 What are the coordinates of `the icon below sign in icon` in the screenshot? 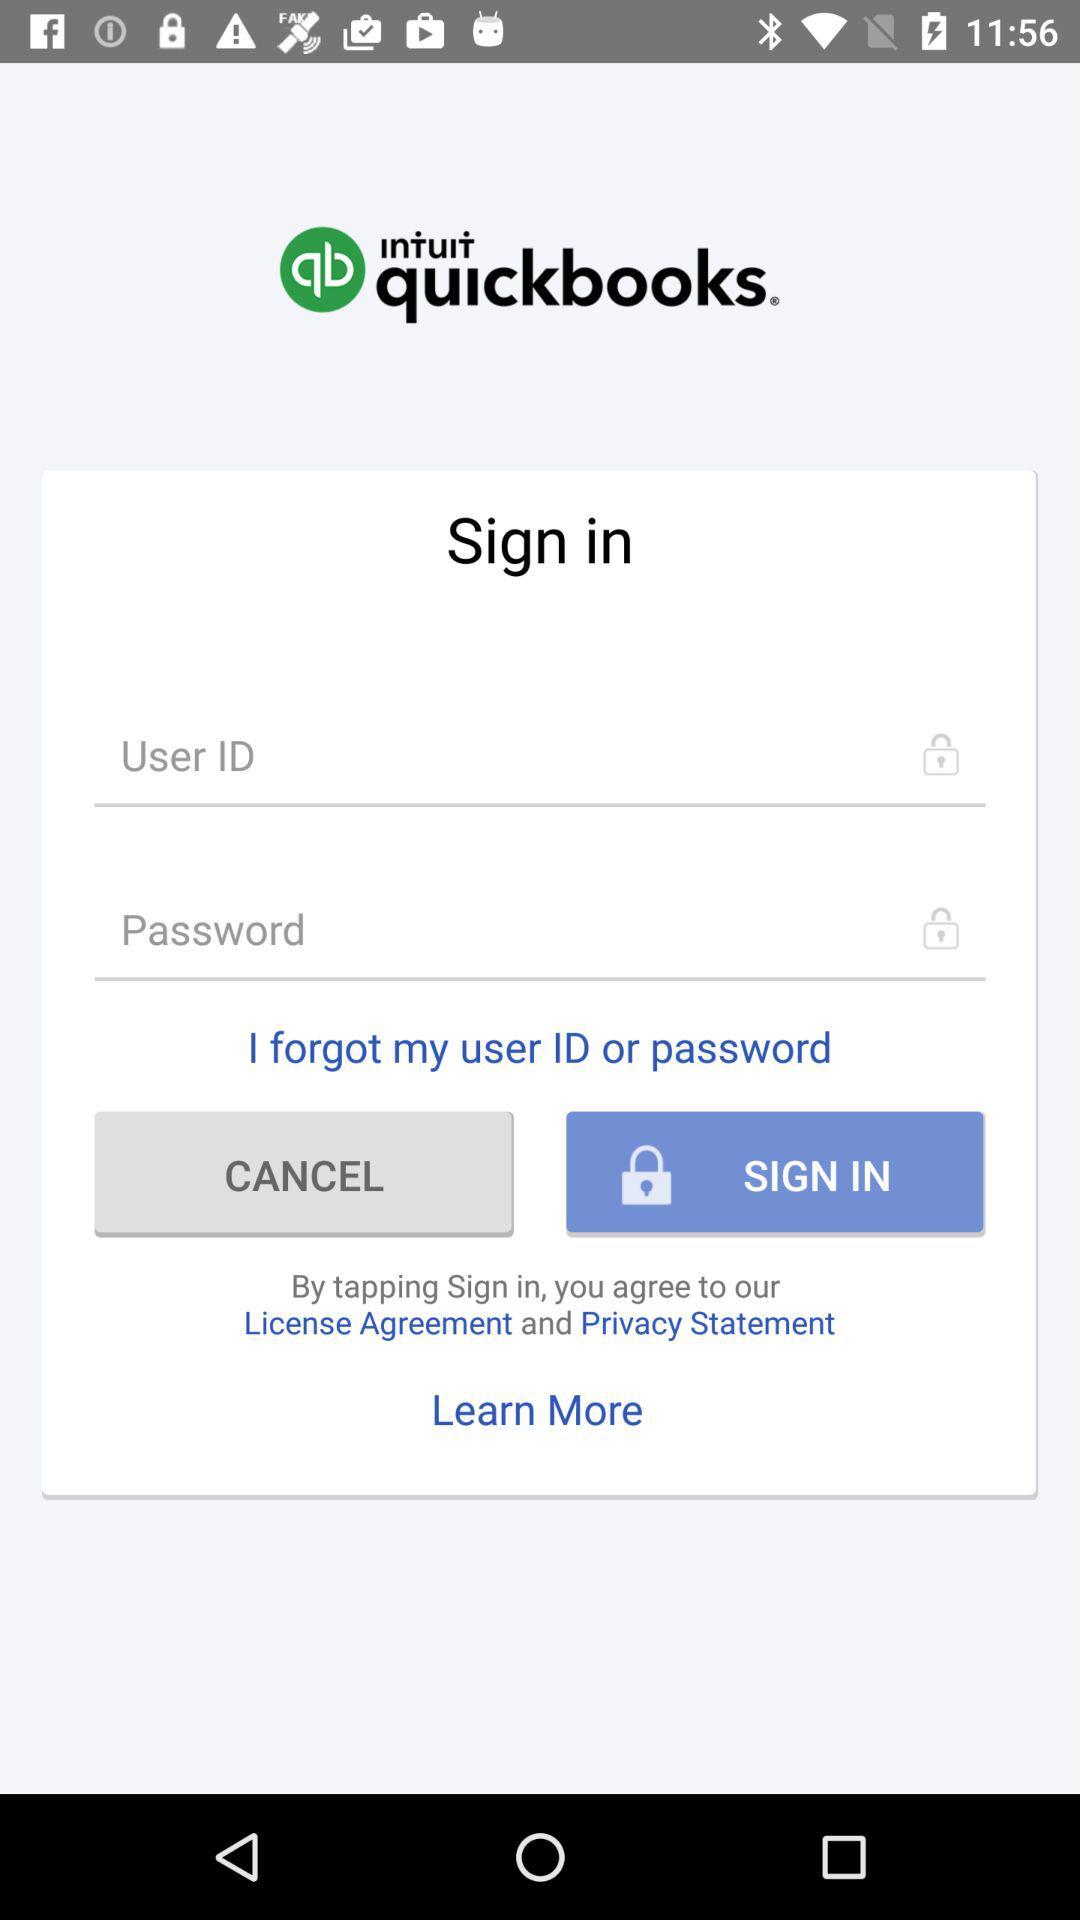 It's located at (540, 753).